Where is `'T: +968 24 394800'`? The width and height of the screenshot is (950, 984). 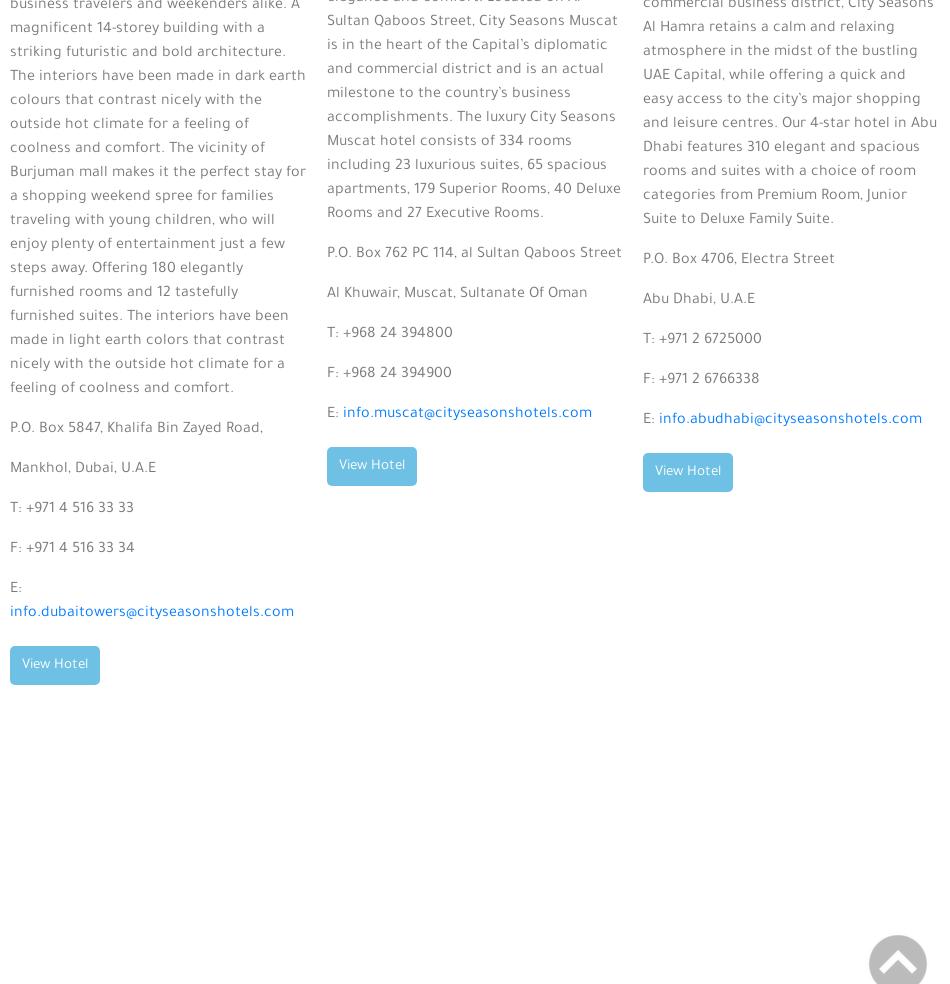 'T: +968 24 394800' is located at coordinates (388, 333).